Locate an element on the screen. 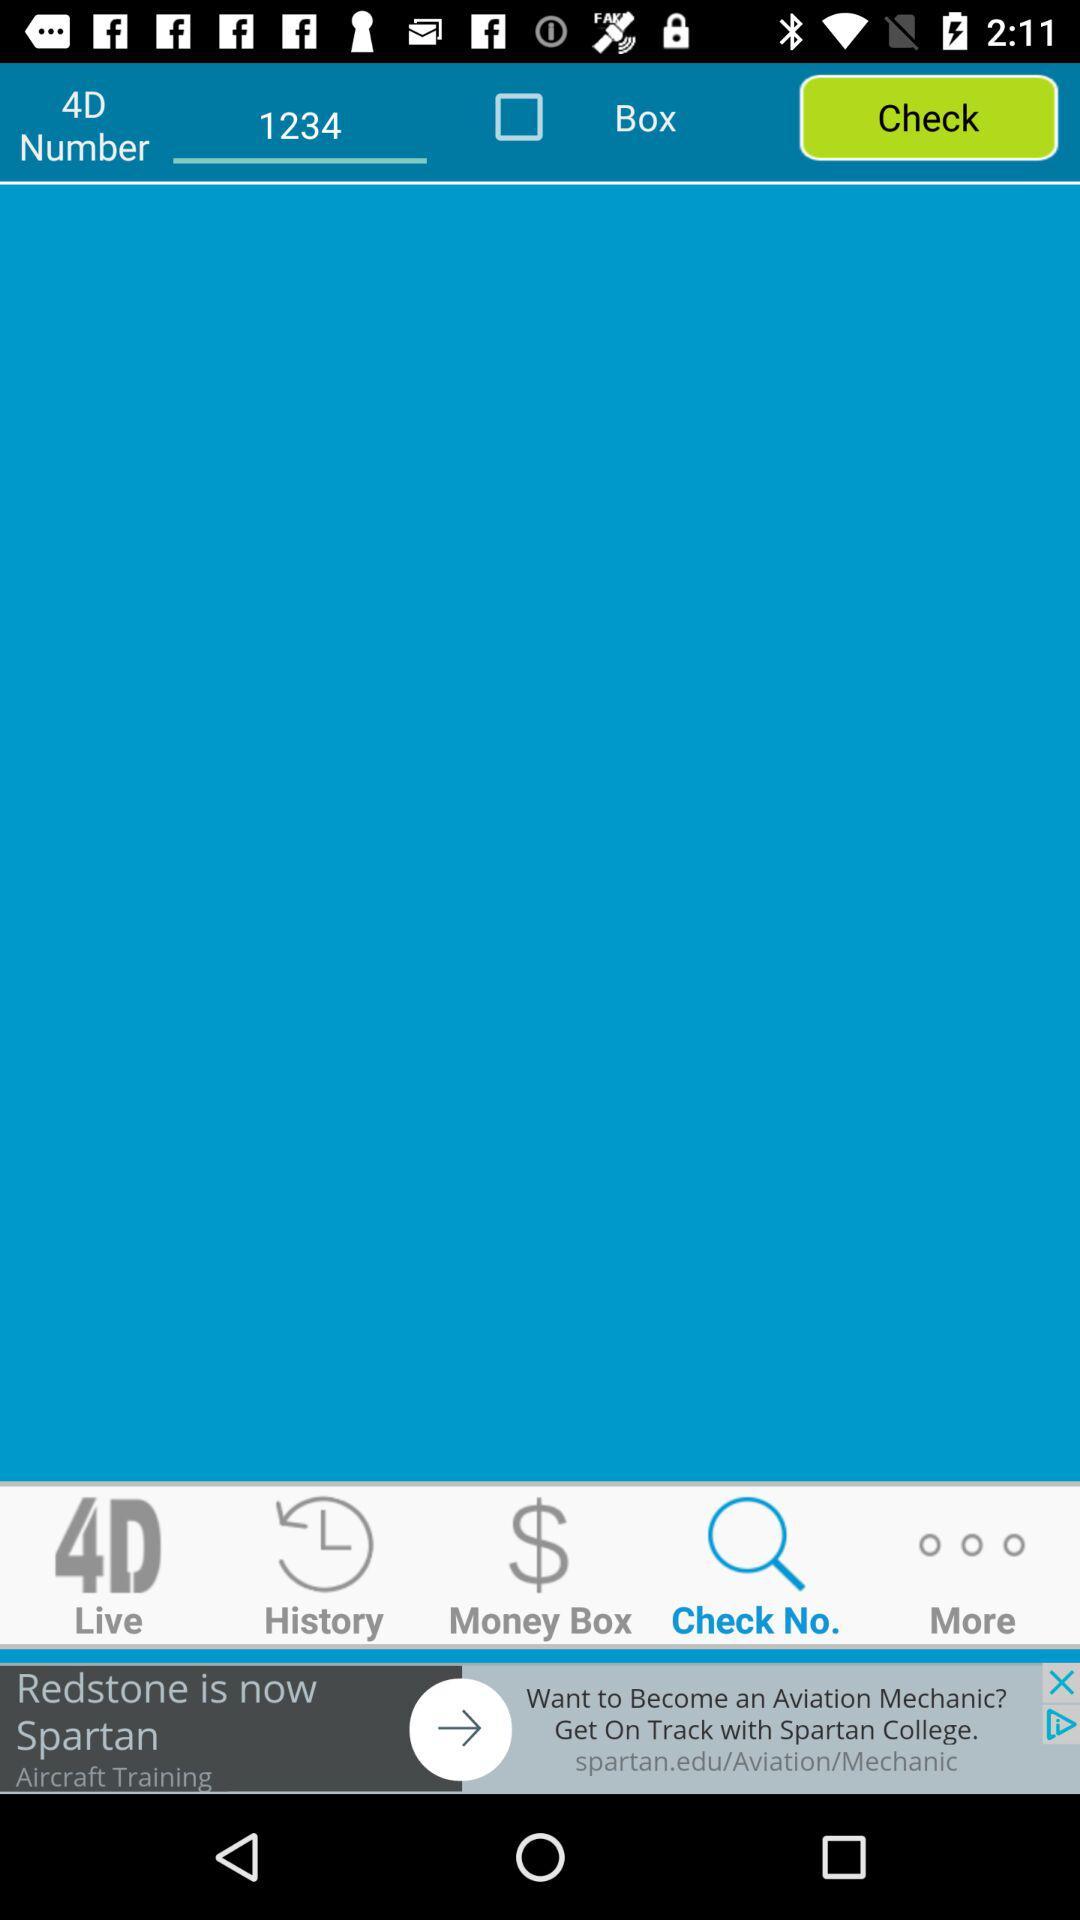 The image size is (1080, 1920). more option is located at coordinates (971, 1564).